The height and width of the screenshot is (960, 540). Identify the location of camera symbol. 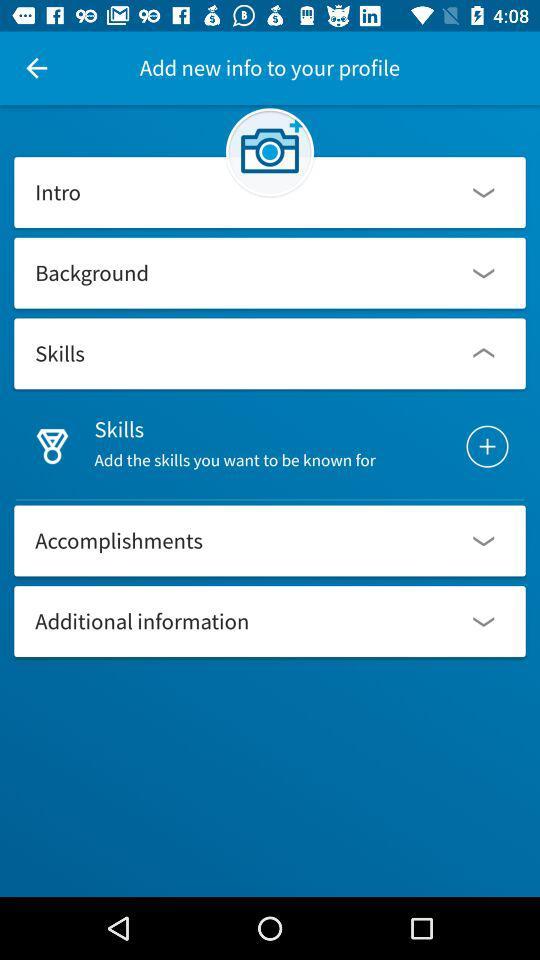
(270, 150).